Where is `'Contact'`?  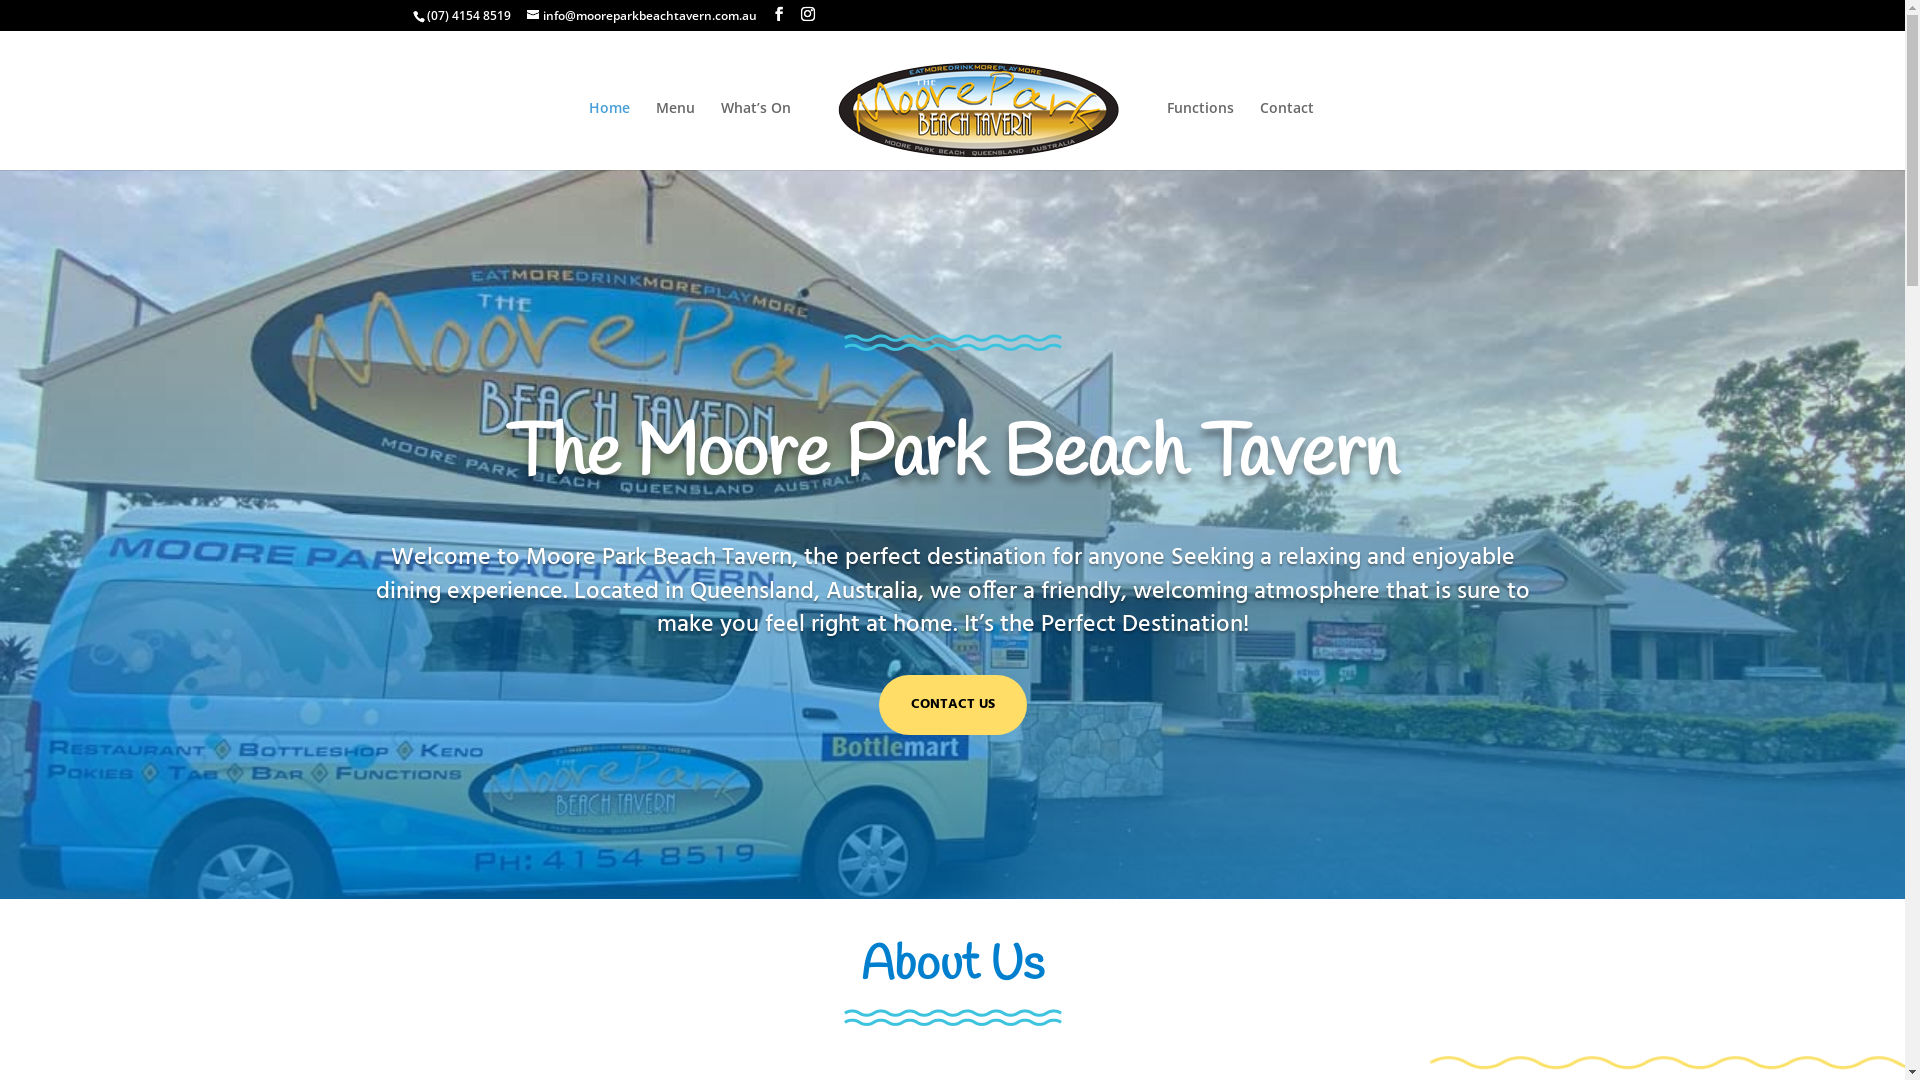 'Contact' is located at coordinates (1286, 135).